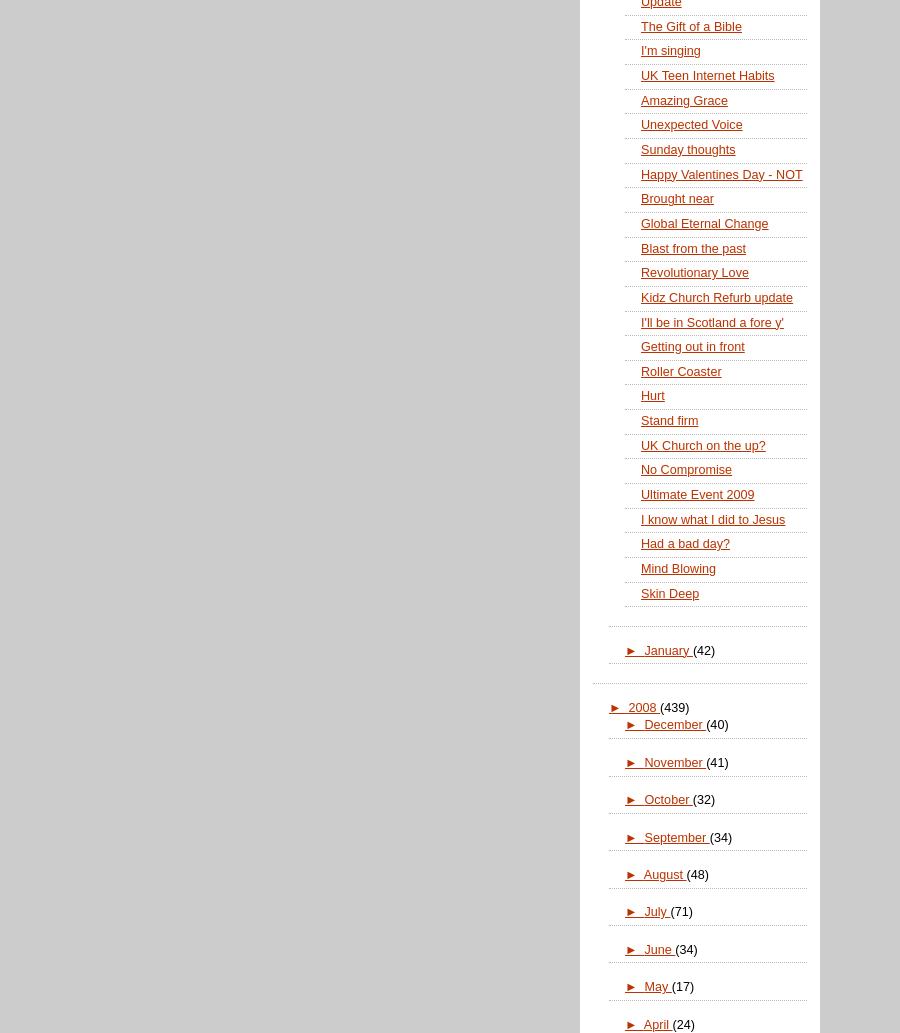 This screenshot has width=900, height=1033. I want to click on 'Skin Deep', so click(669, 592).